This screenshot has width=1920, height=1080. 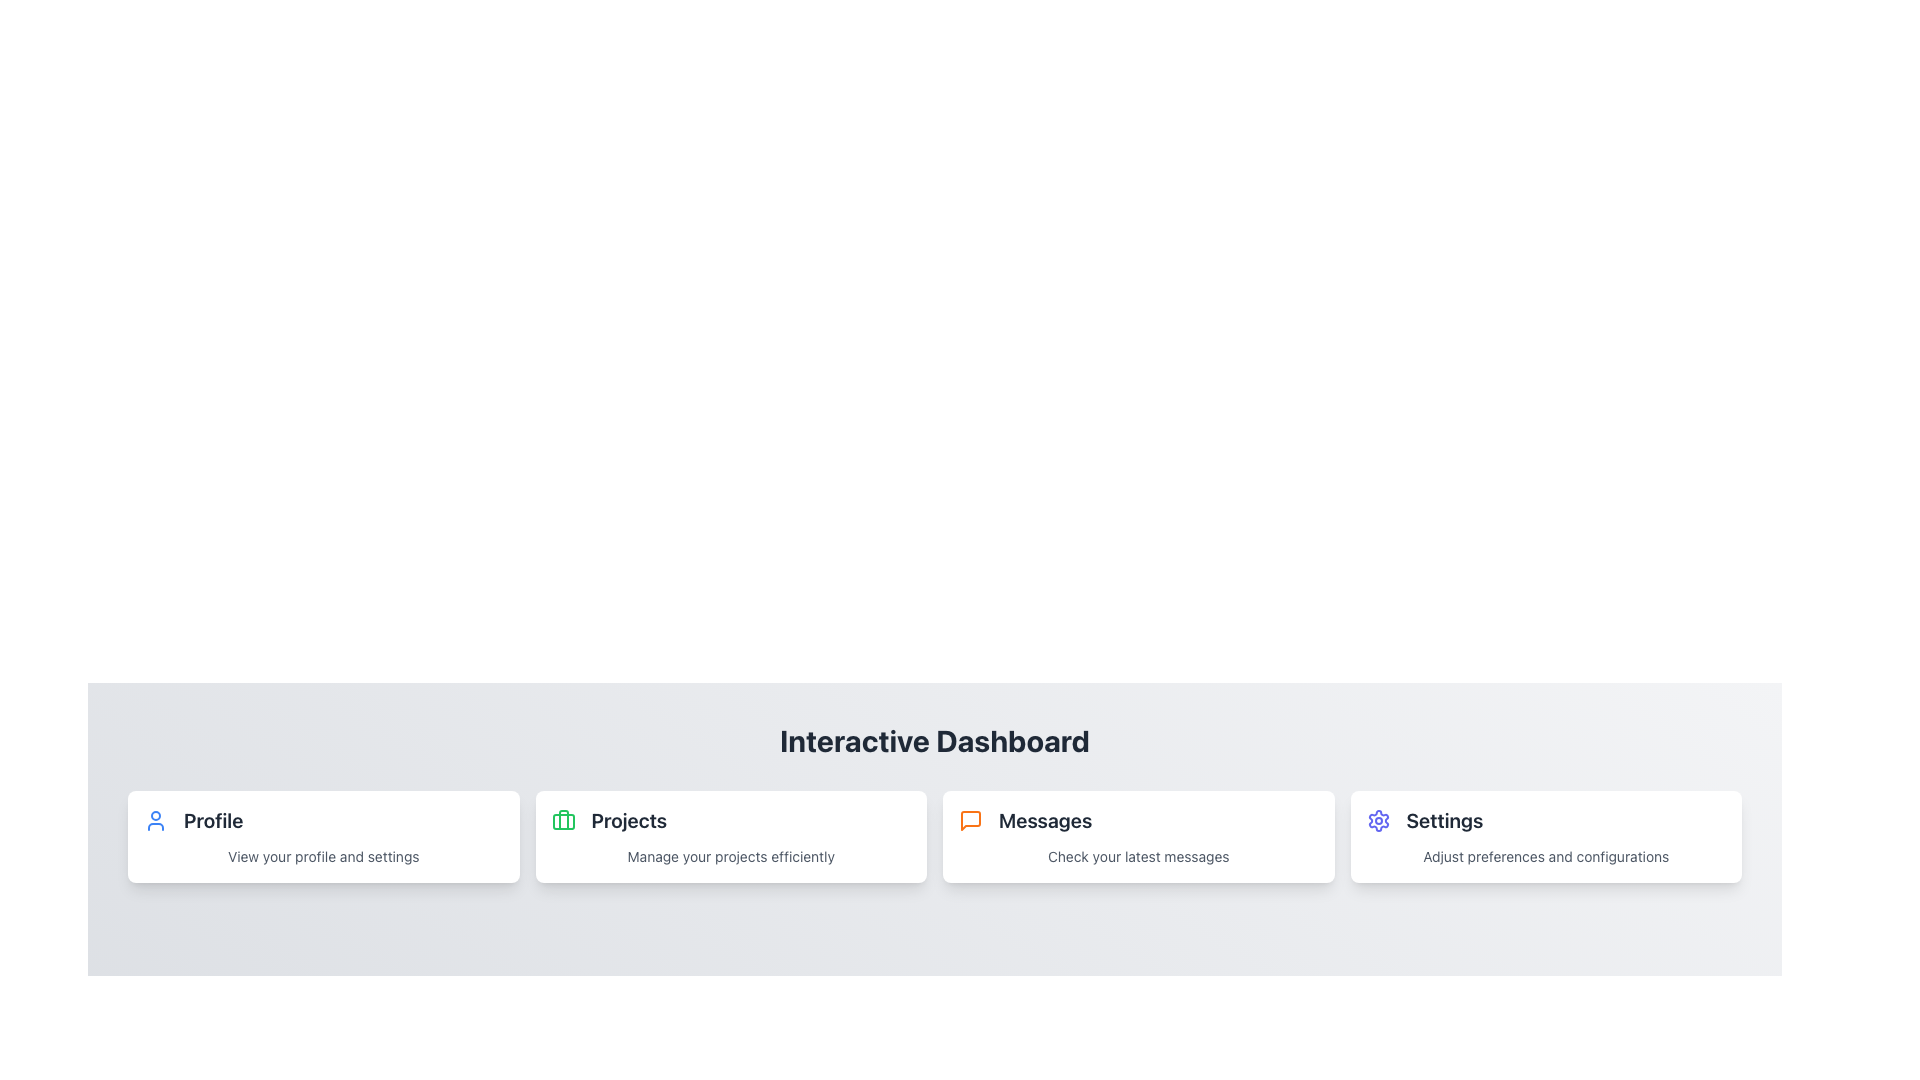 What do you see at coordinates (1444, 821) in the screenshot?
I see `the 'Settings' text label, which is displayed in bold, large dark gray text and is positioned in the rightmost column of a set of cards, following a graphical icon in a header group` at bounding box center [1444, 821].